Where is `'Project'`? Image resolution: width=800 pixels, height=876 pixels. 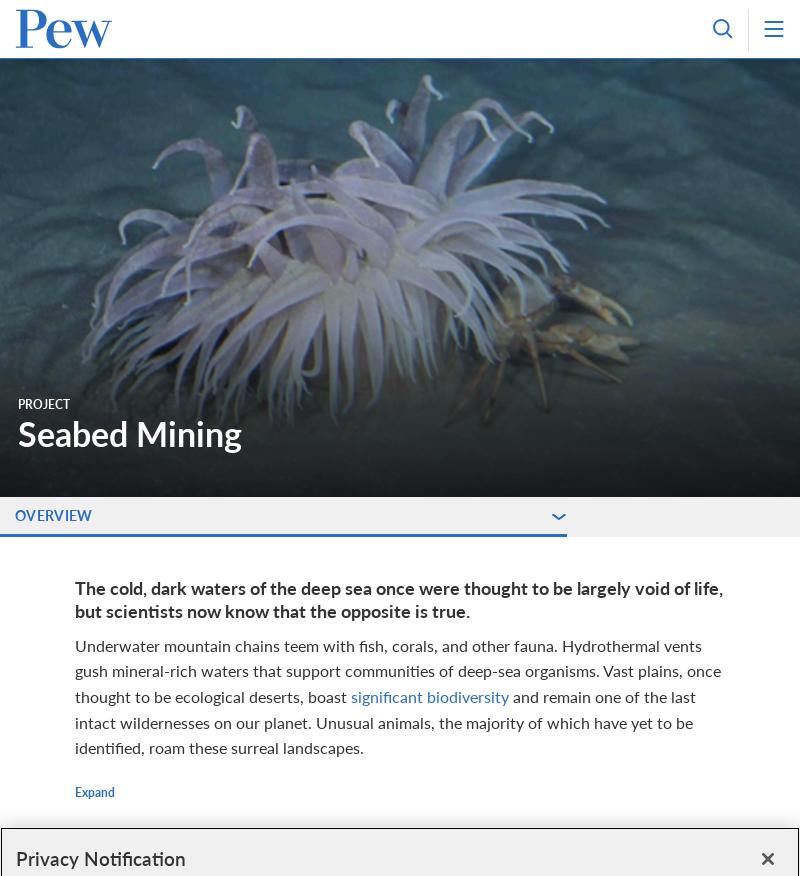 'Project' is located at coordinates (43, 404).